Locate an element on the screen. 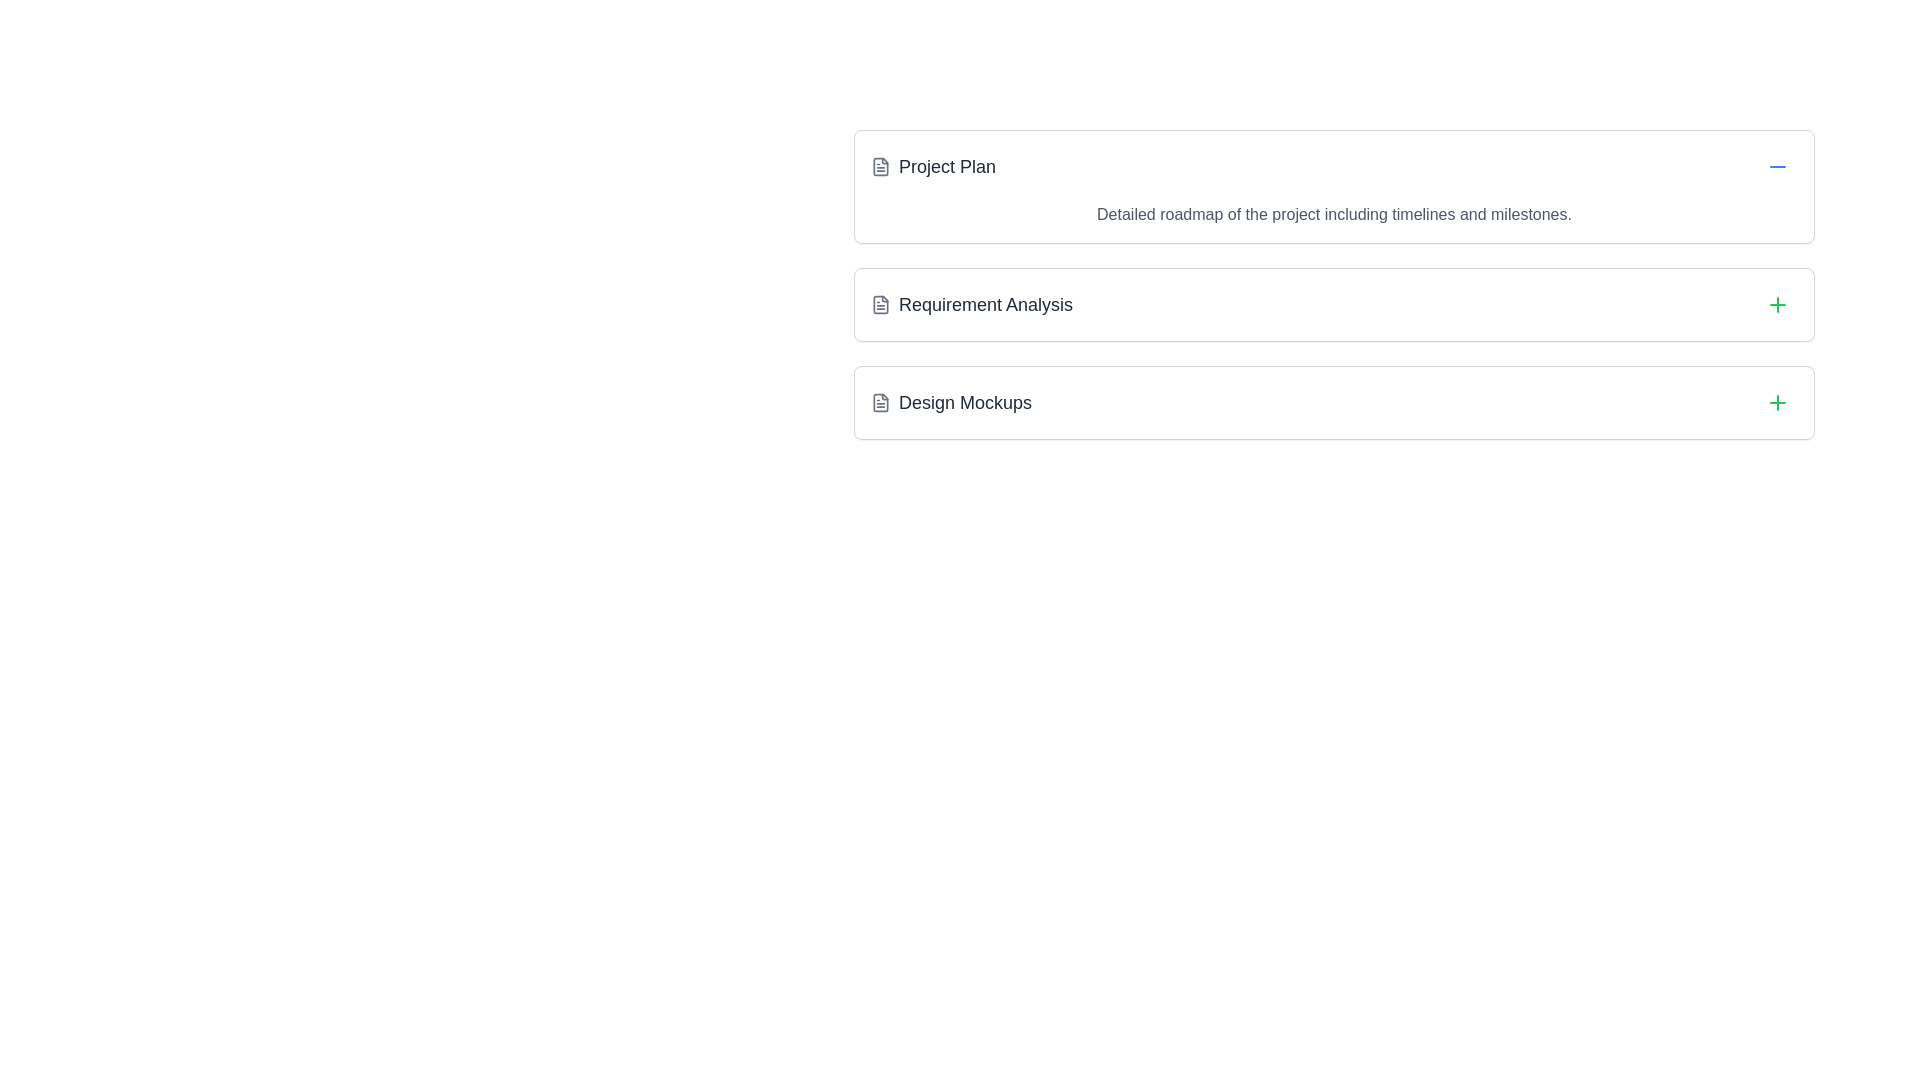 The image size is (1920, 1080). the rounded button with a green plus icon located to the far right of the 'Design Mockups' row is located at coordinates (1777, 402).